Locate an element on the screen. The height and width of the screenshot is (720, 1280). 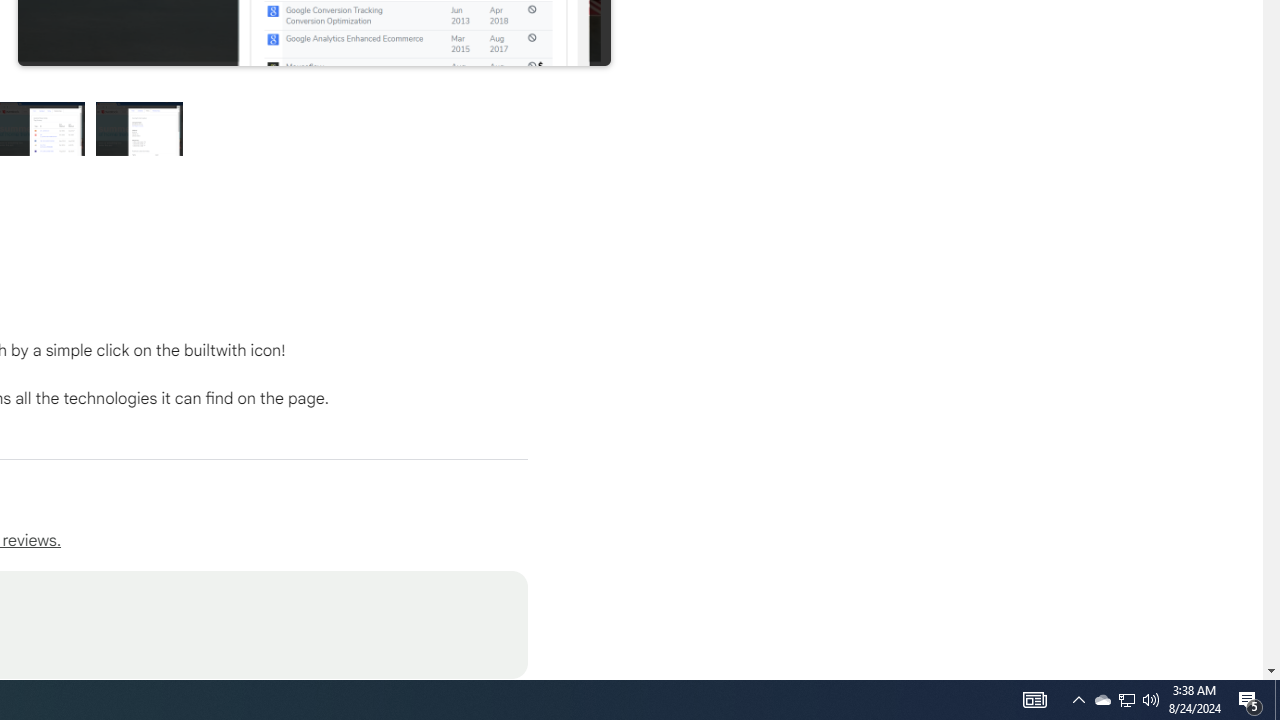
'Notification Chevron' is located at coordinates (1127, 698).